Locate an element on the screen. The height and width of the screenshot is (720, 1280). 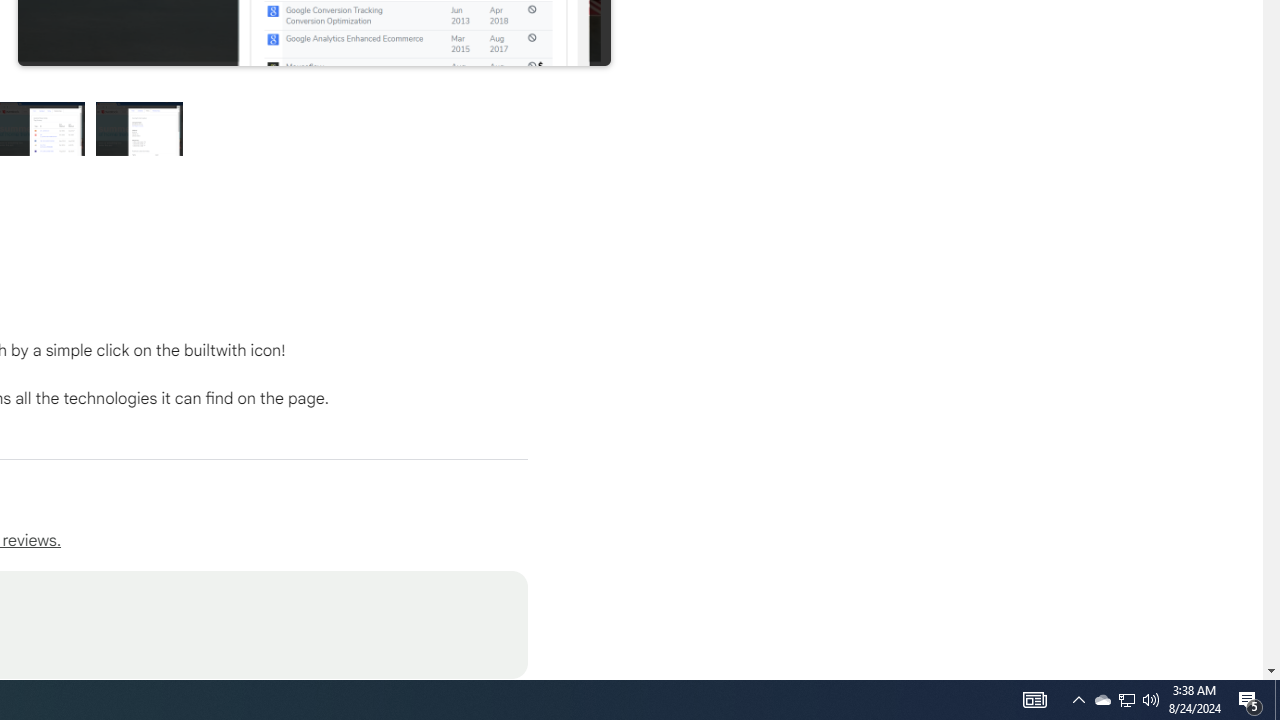
'Notification Chevron' is located at coordinates (1127, 698).